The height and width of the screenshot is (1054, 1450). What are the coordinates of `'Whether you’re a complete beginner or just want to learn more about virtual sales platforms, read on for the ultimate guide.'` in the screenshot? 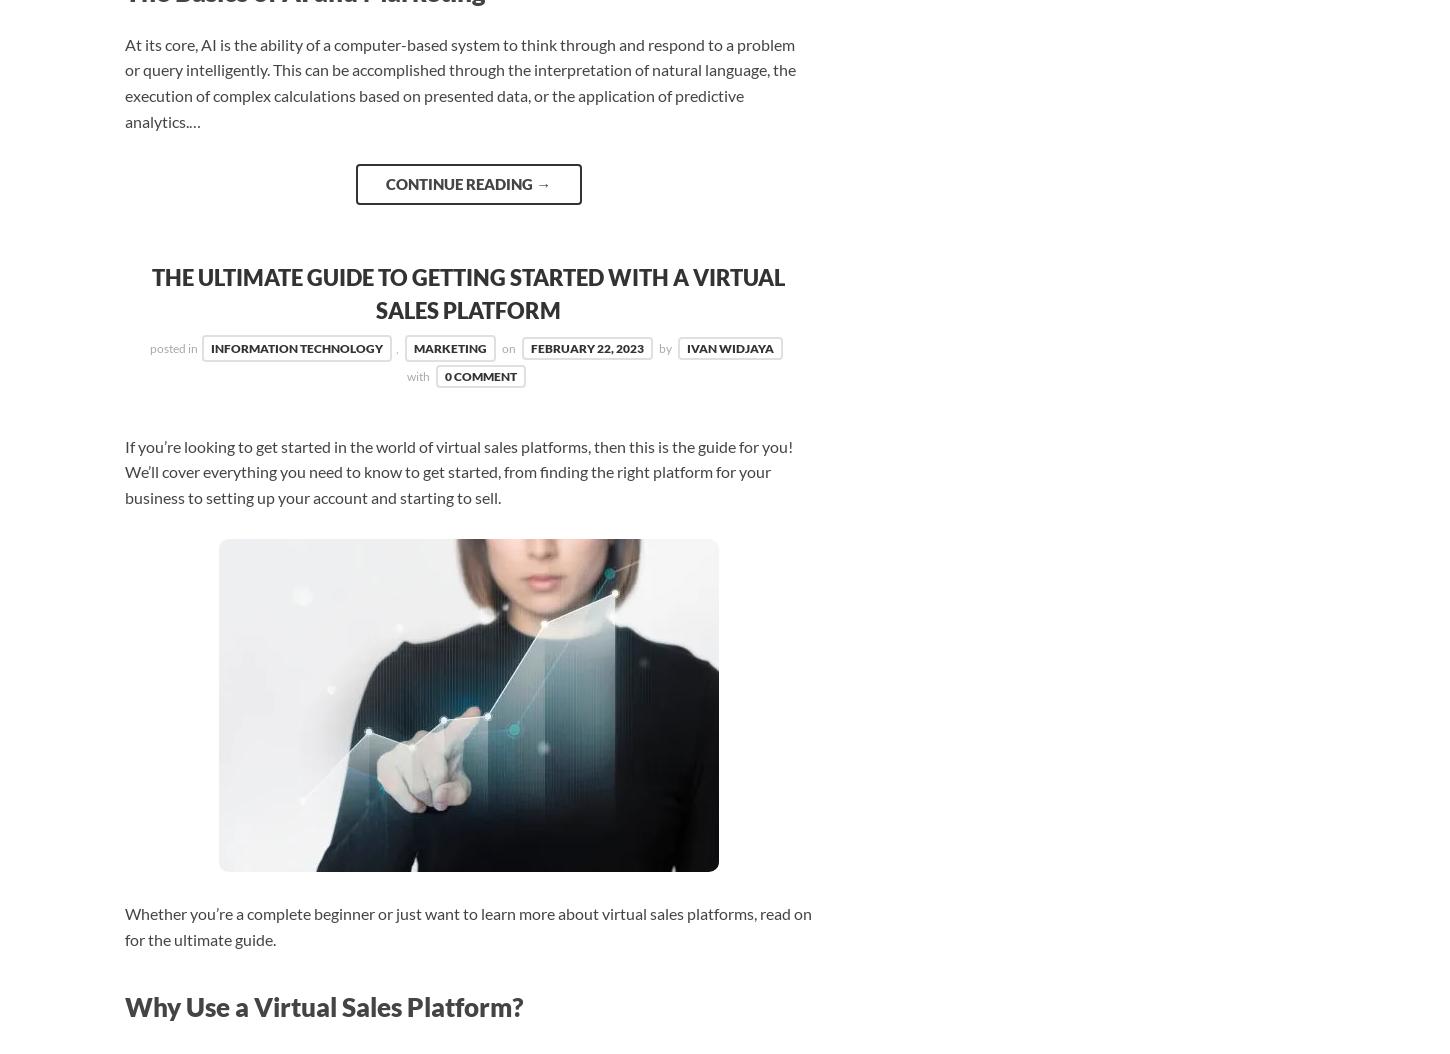 It's located at (467, 925).